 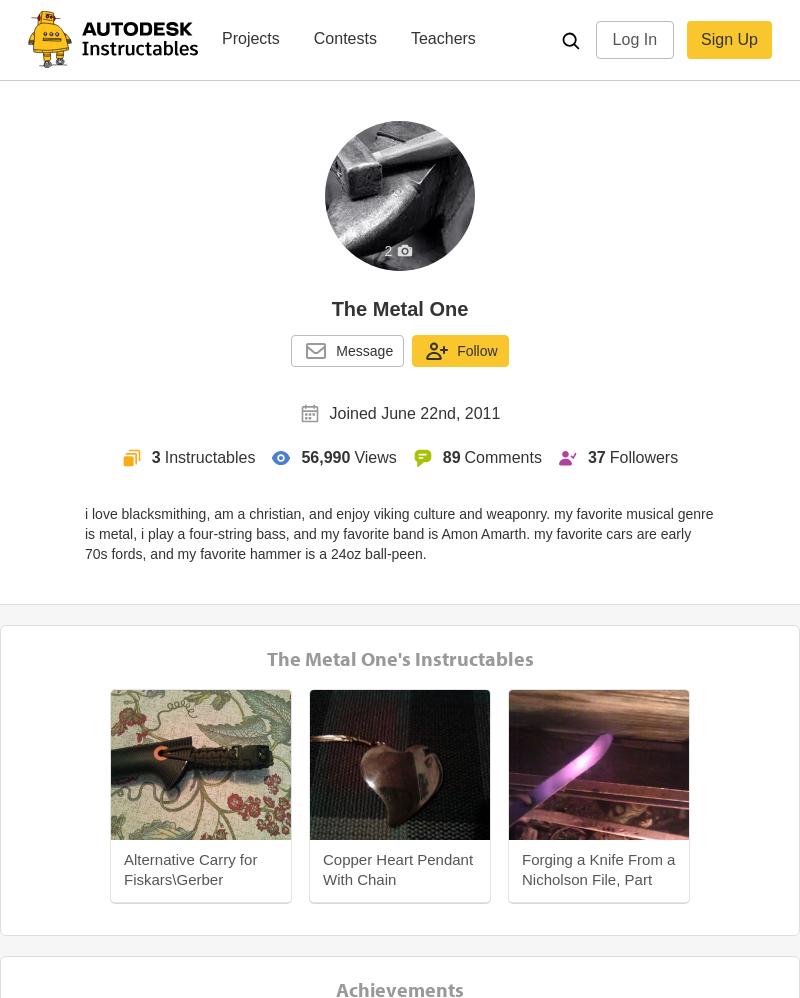 What do you see at coordinates (249, 38) in the screenshot?
I see `'Projects'` at bounding box center [249, 38].